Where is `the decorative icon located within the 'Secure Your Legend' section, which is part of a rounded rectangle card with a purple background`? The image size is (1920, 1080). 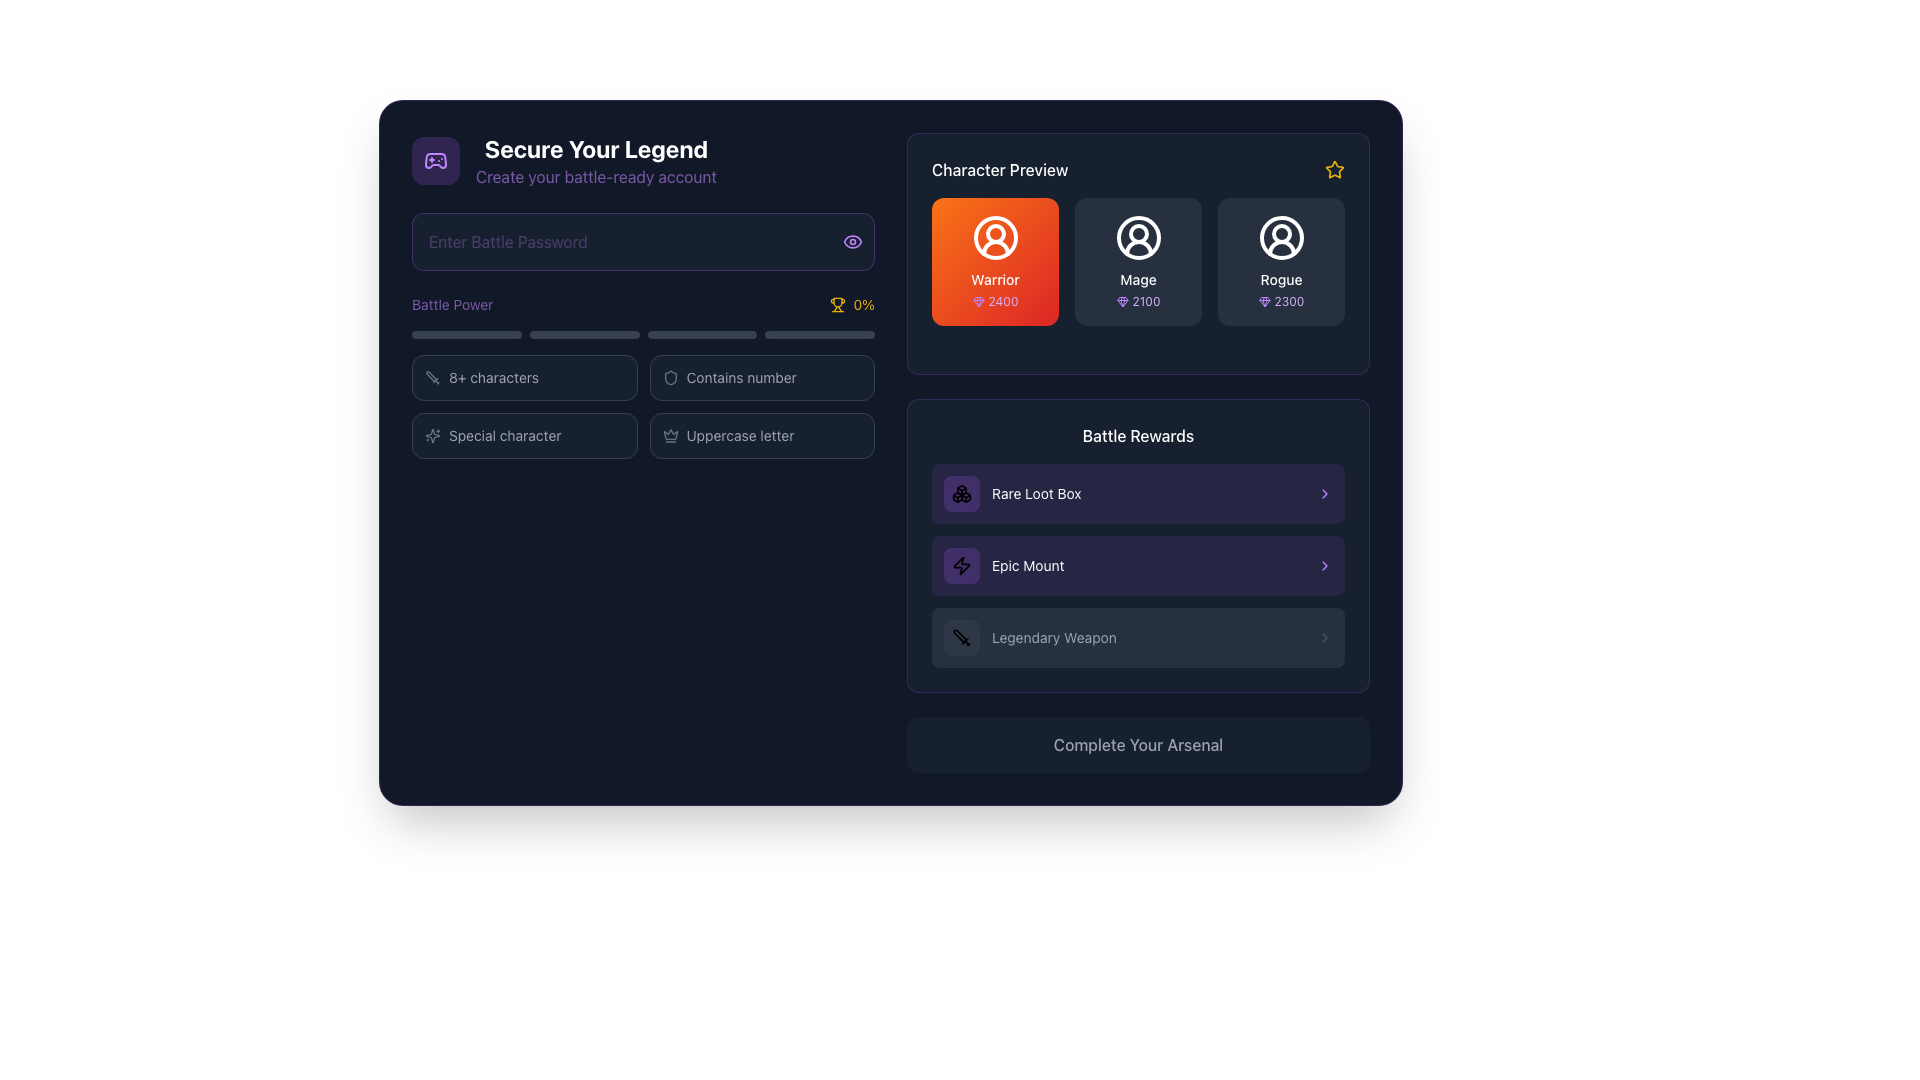 the decorative icon located within the 'Secure Your Legend' section, which is part of a rounded rectangle card with a purple background is located at coordinates (435, 160).